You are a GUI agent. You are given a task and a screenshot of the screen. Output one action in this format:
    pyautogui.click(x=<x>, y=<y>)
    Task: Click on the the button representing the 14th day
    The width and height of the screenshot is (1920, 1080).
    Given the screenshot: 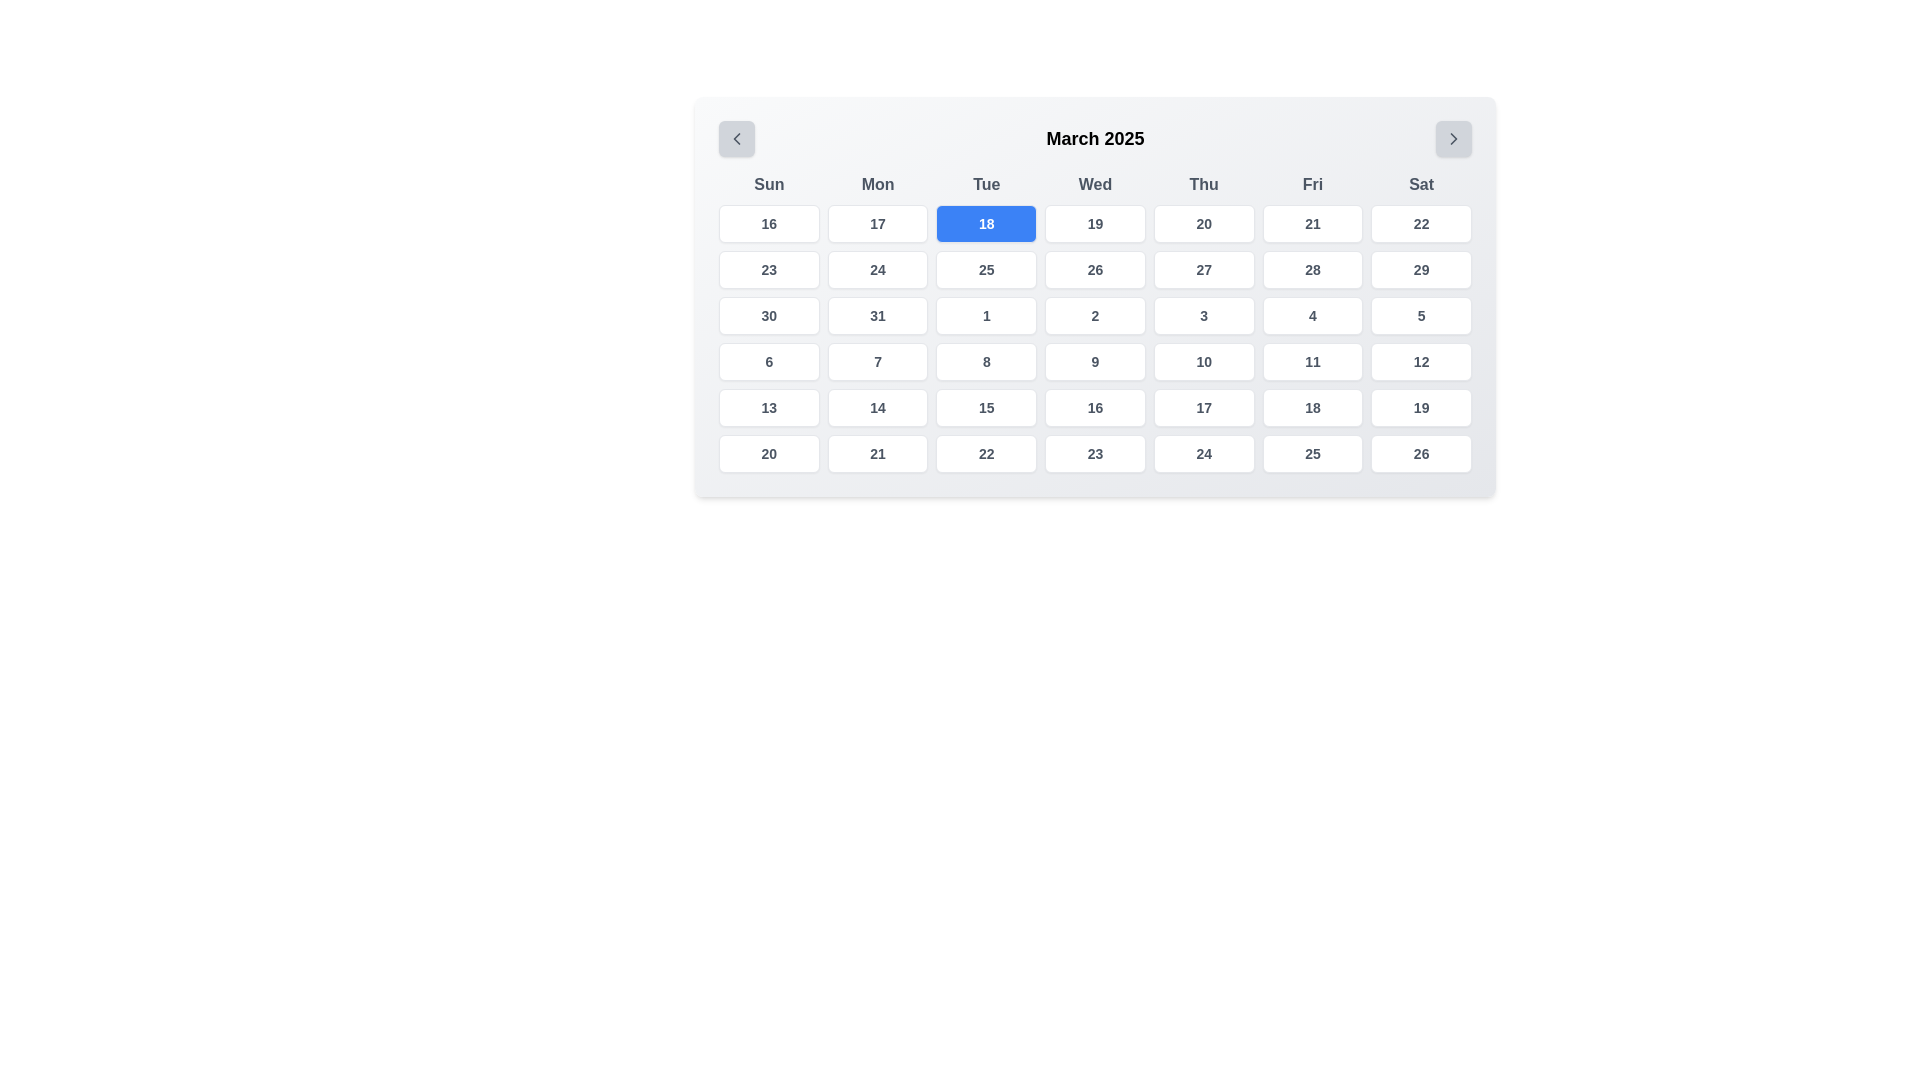 What is the action you would take?
    pyautogui.click(x=878, y=407)
    